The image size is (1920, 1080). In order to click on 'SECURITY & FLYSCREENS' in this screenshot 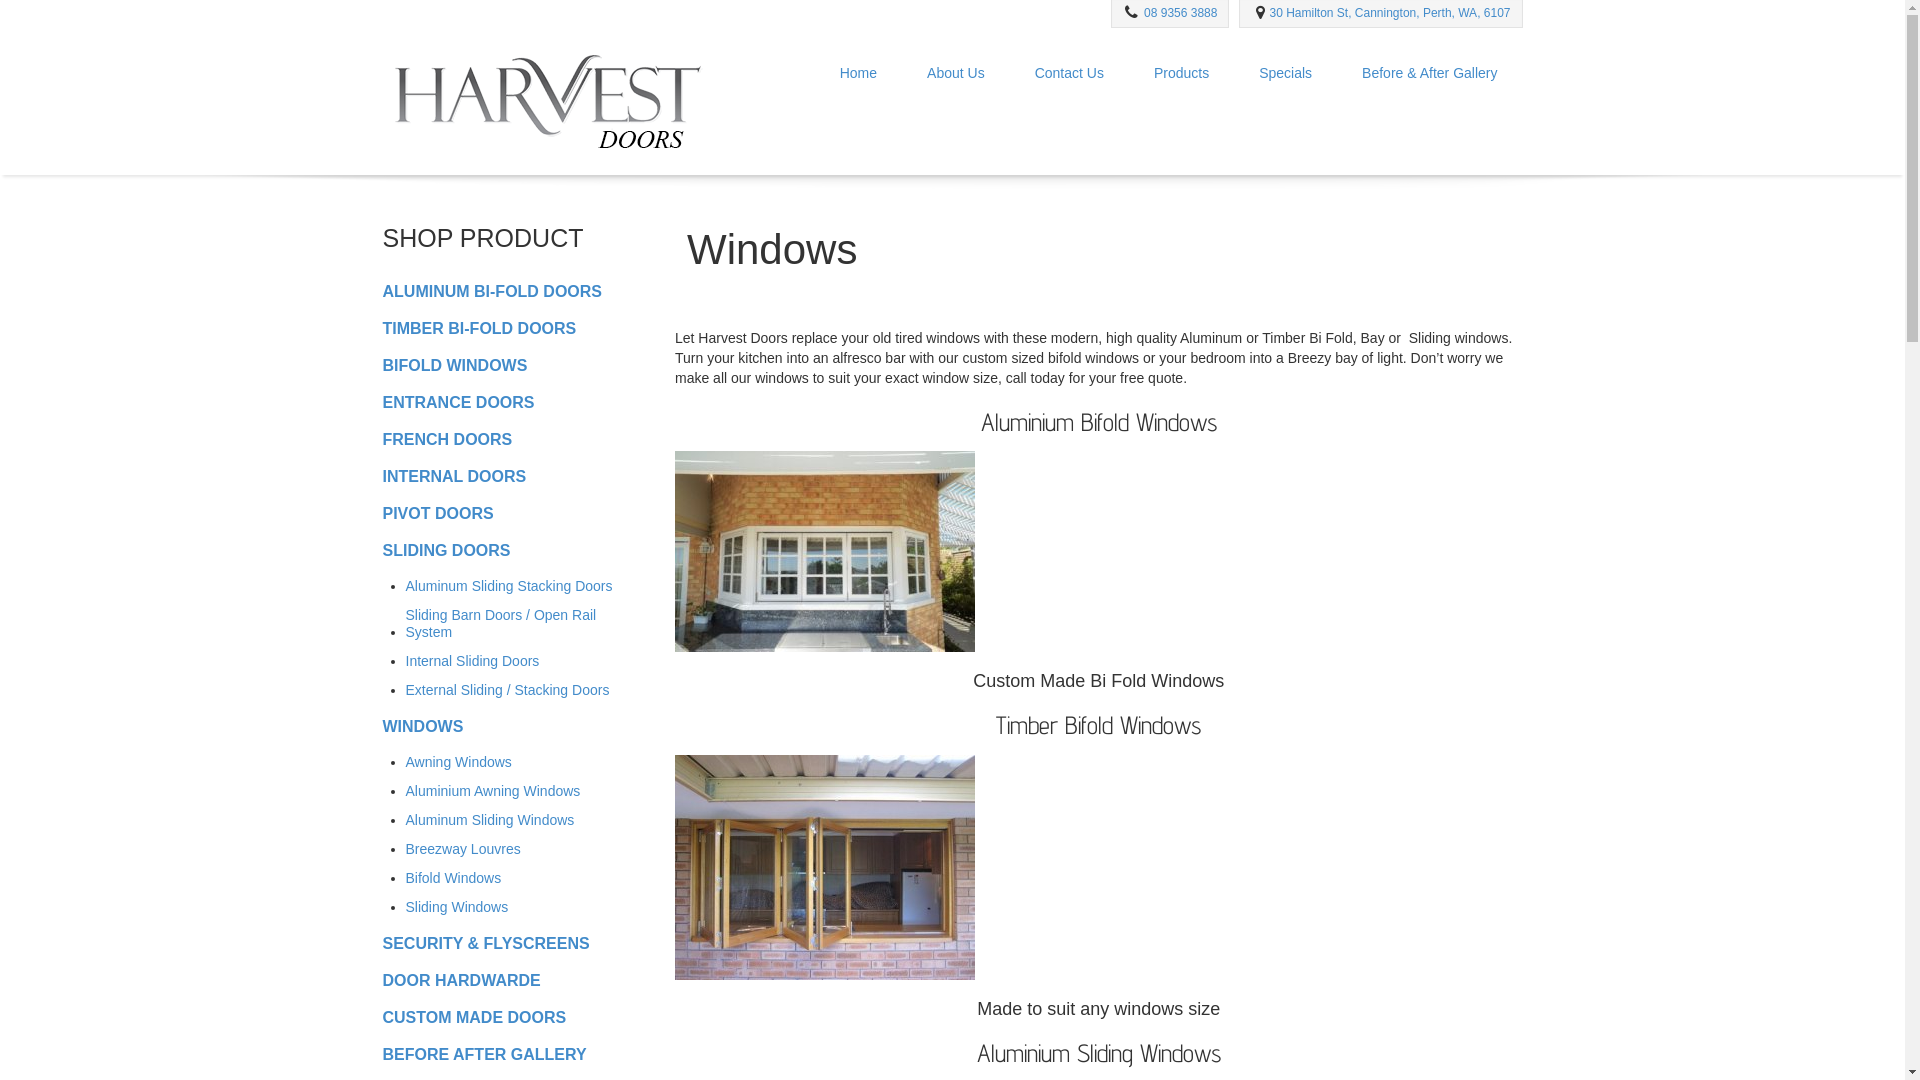, I will do `click(485, 942)`.